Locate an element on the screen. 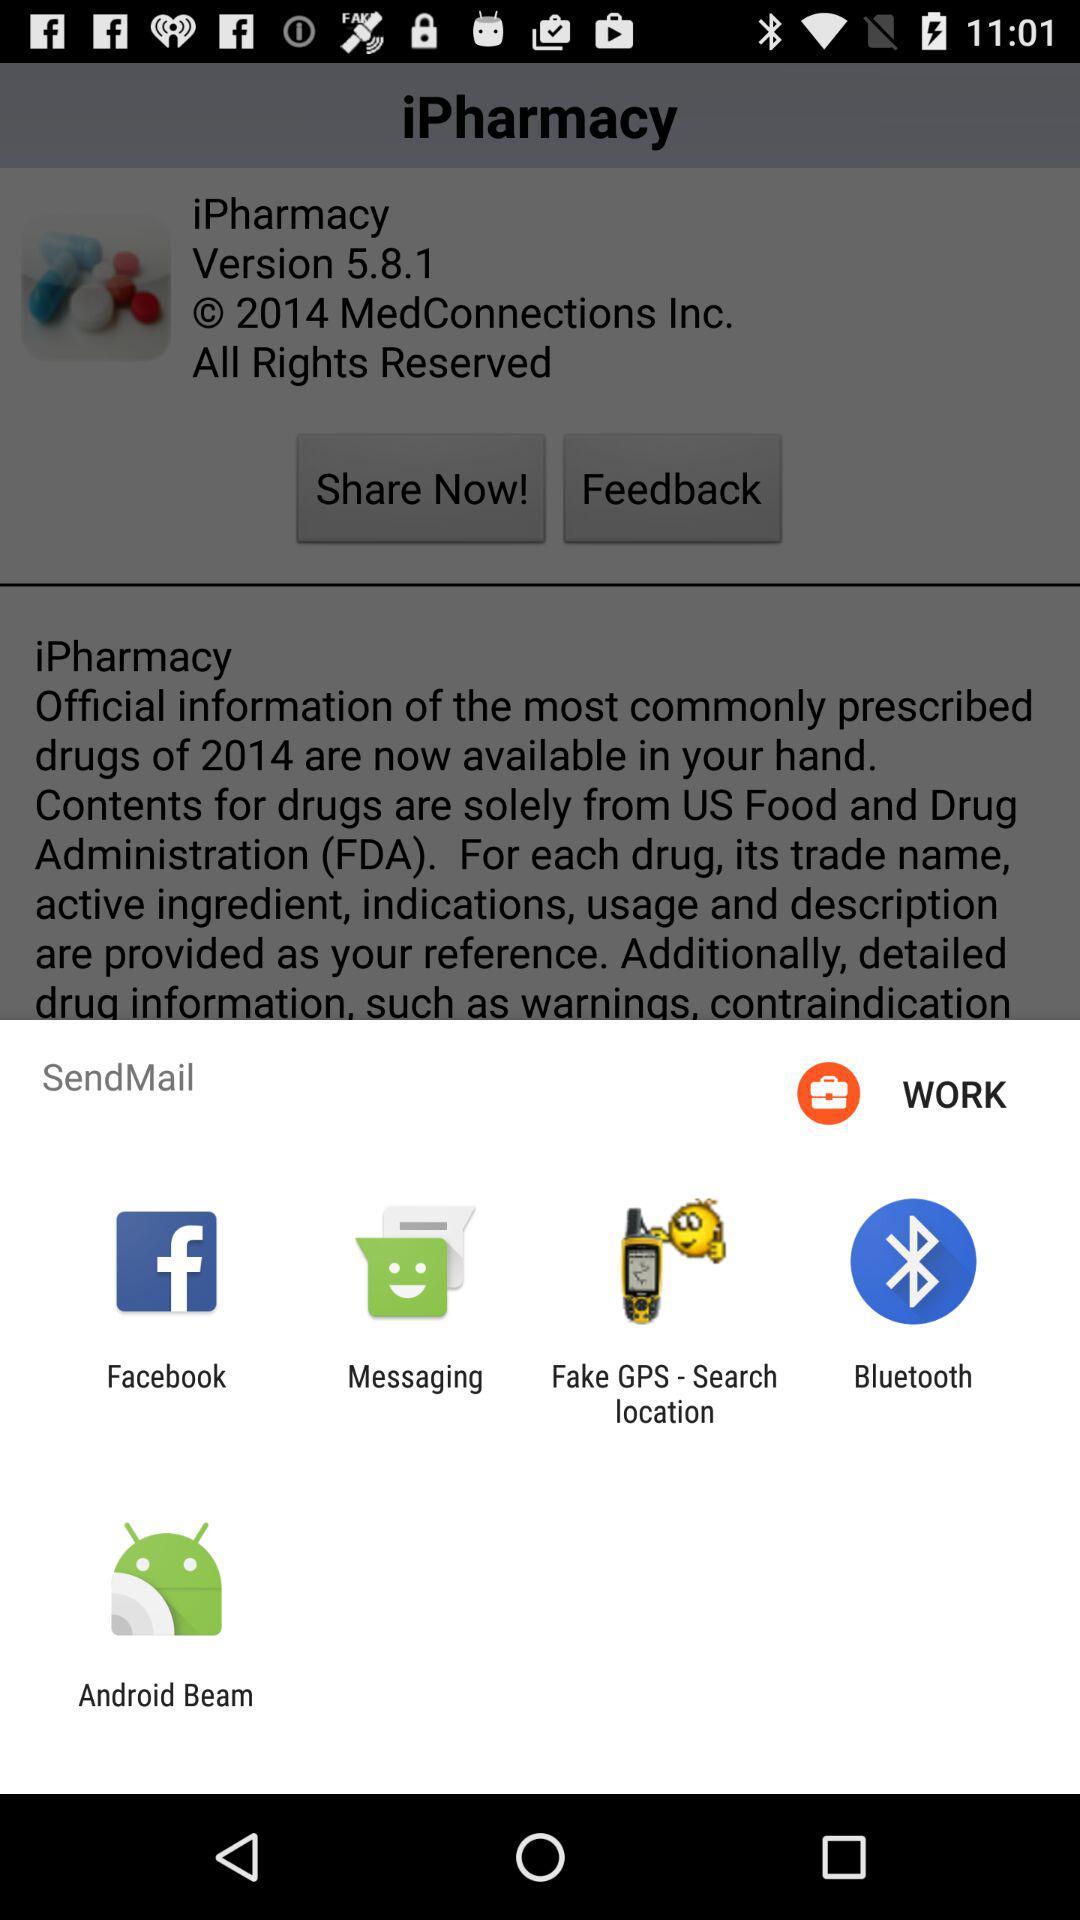  the item to the left of the messaging icon is located at coordinates (165, 1392).